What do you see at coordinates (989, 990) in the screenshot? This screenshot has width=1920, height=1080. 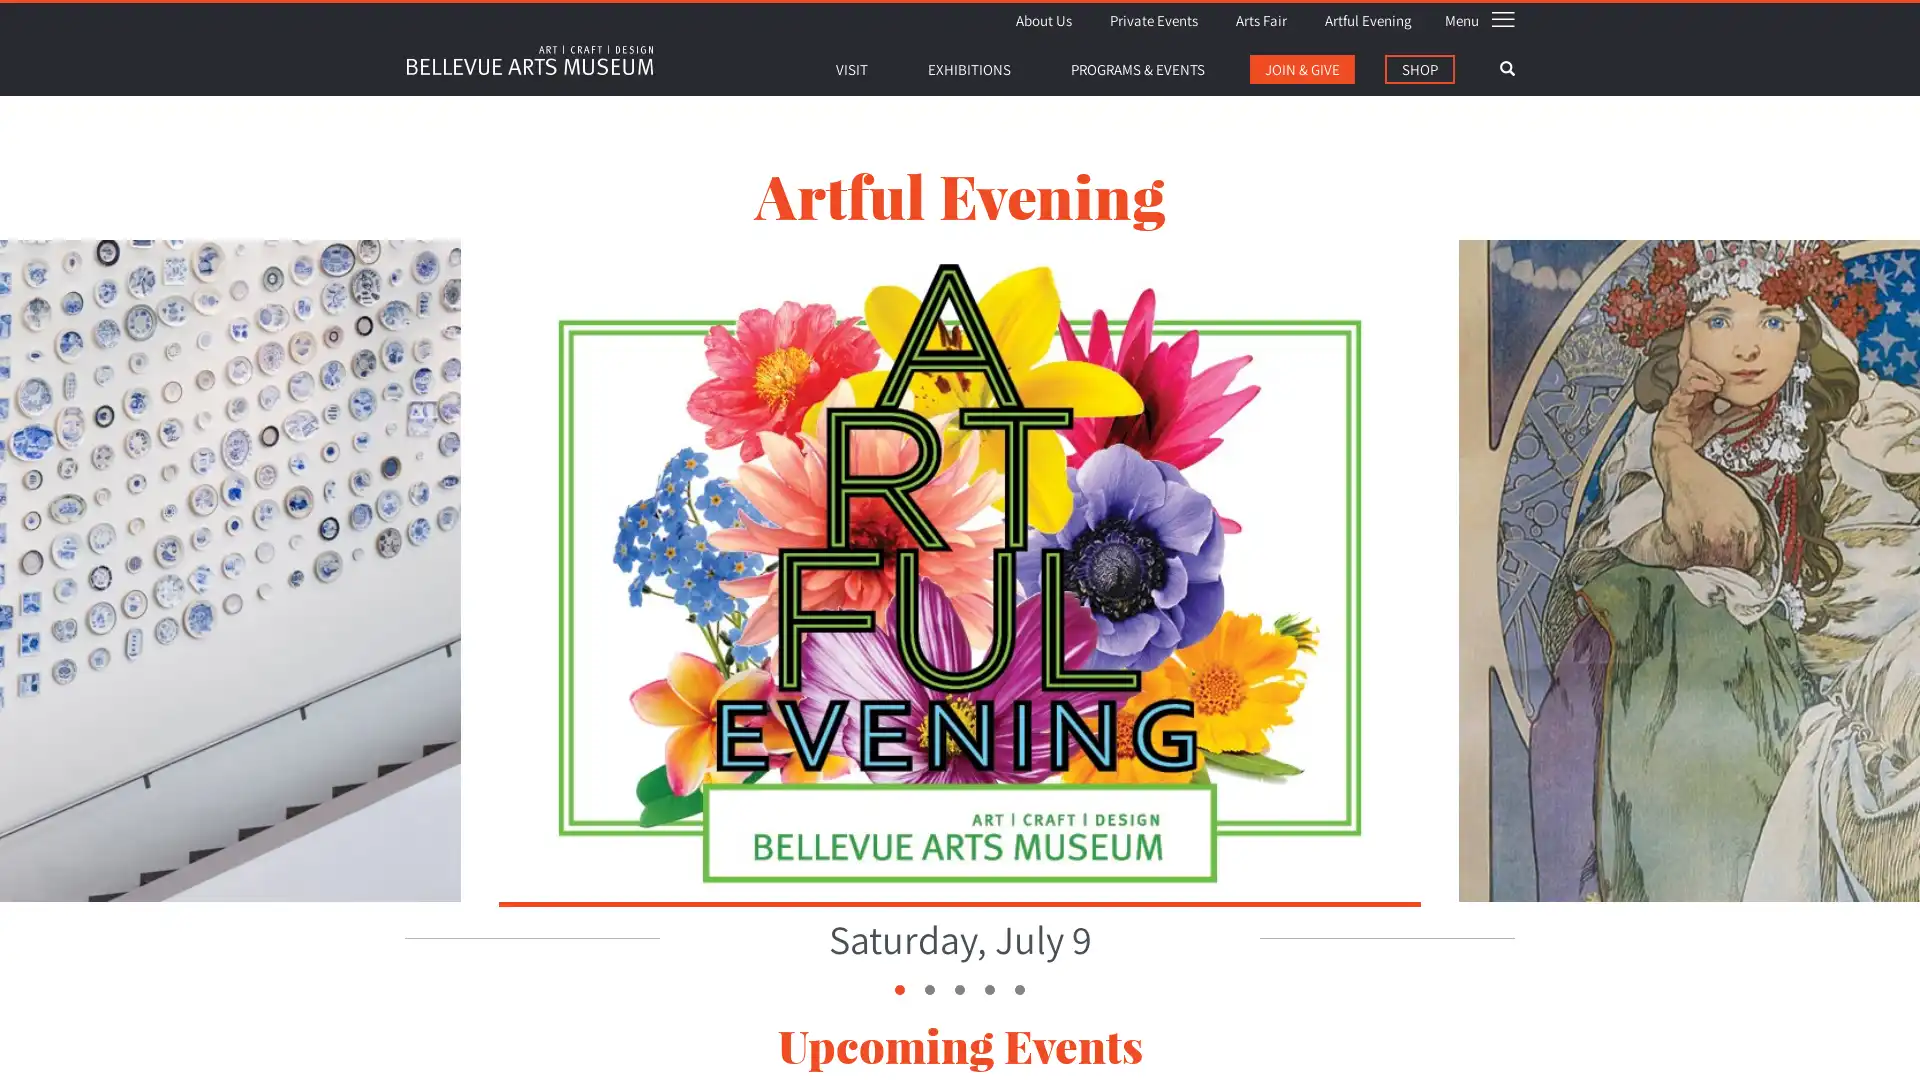 I see `4` at bounding box center [989, 990].